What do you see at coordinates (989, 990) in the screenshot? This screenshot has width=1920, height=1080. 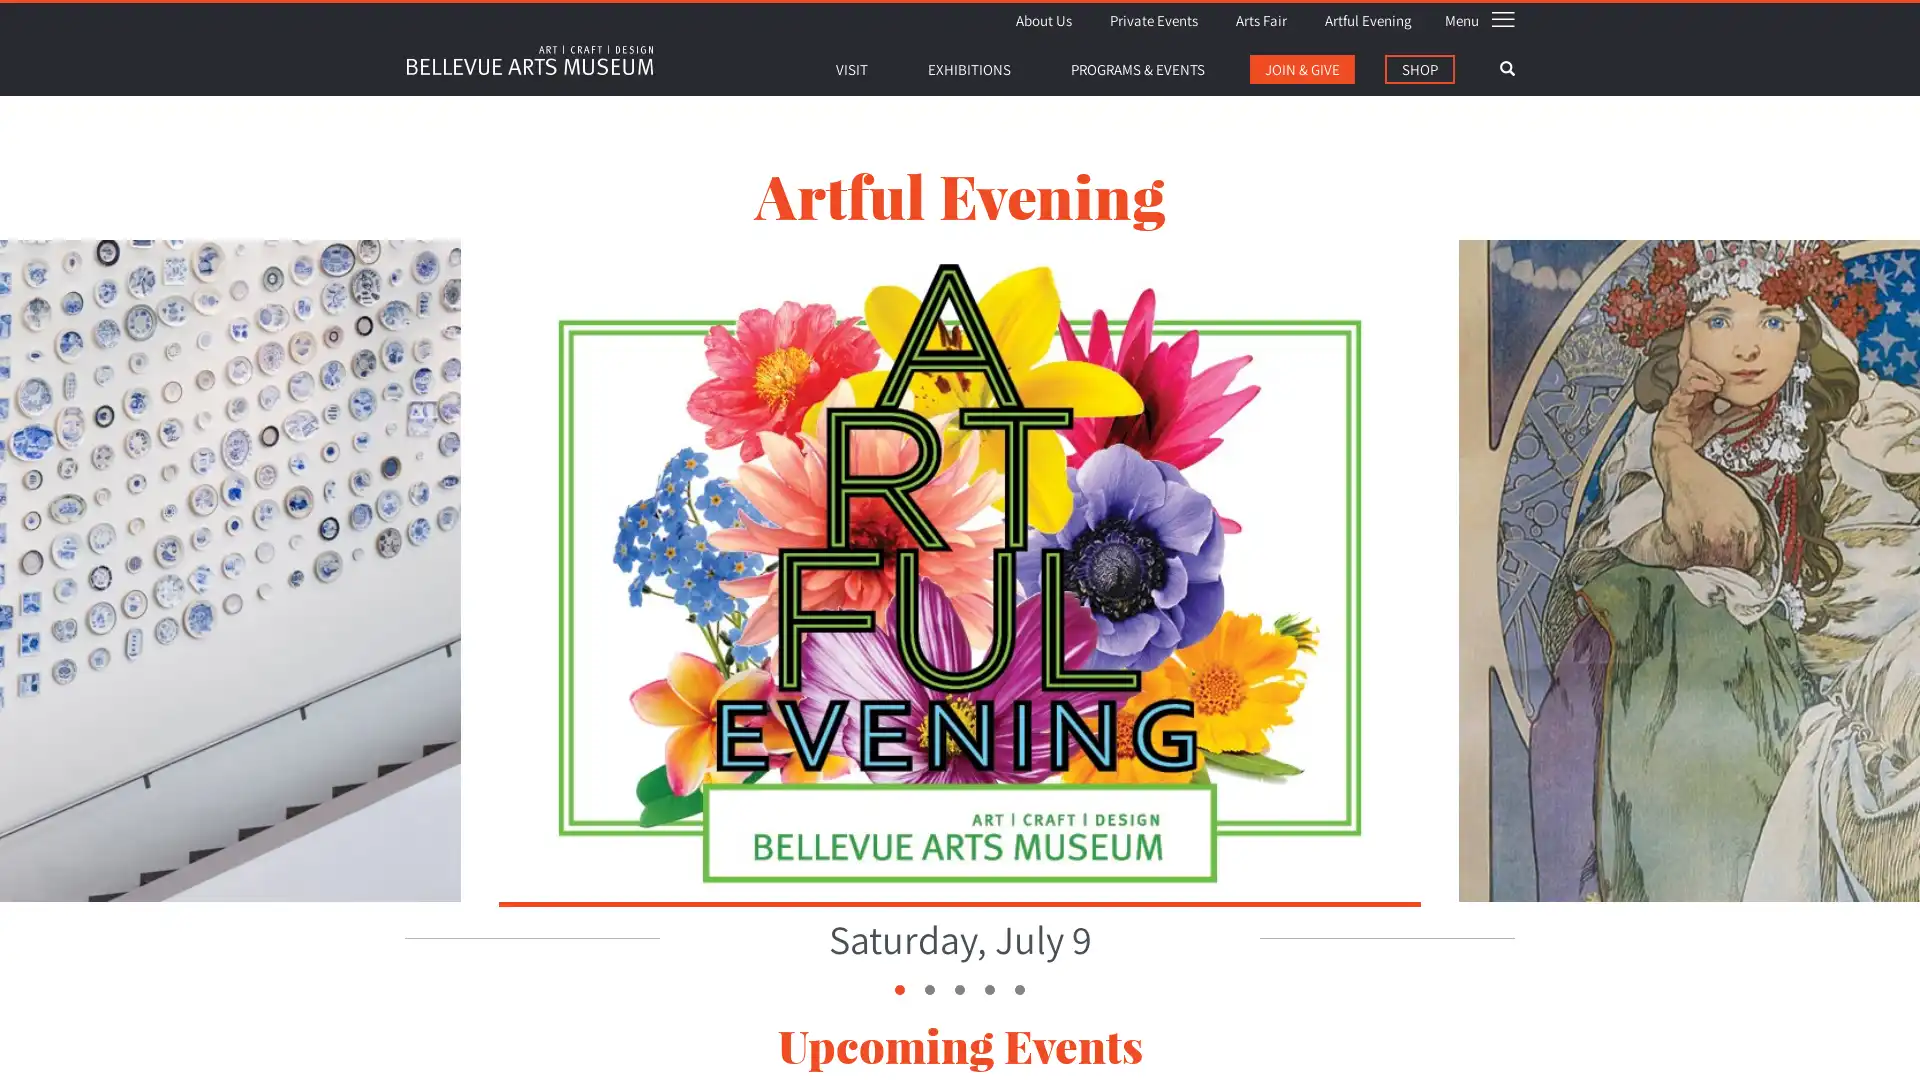 I see `4` at bounding box center [989, 990].